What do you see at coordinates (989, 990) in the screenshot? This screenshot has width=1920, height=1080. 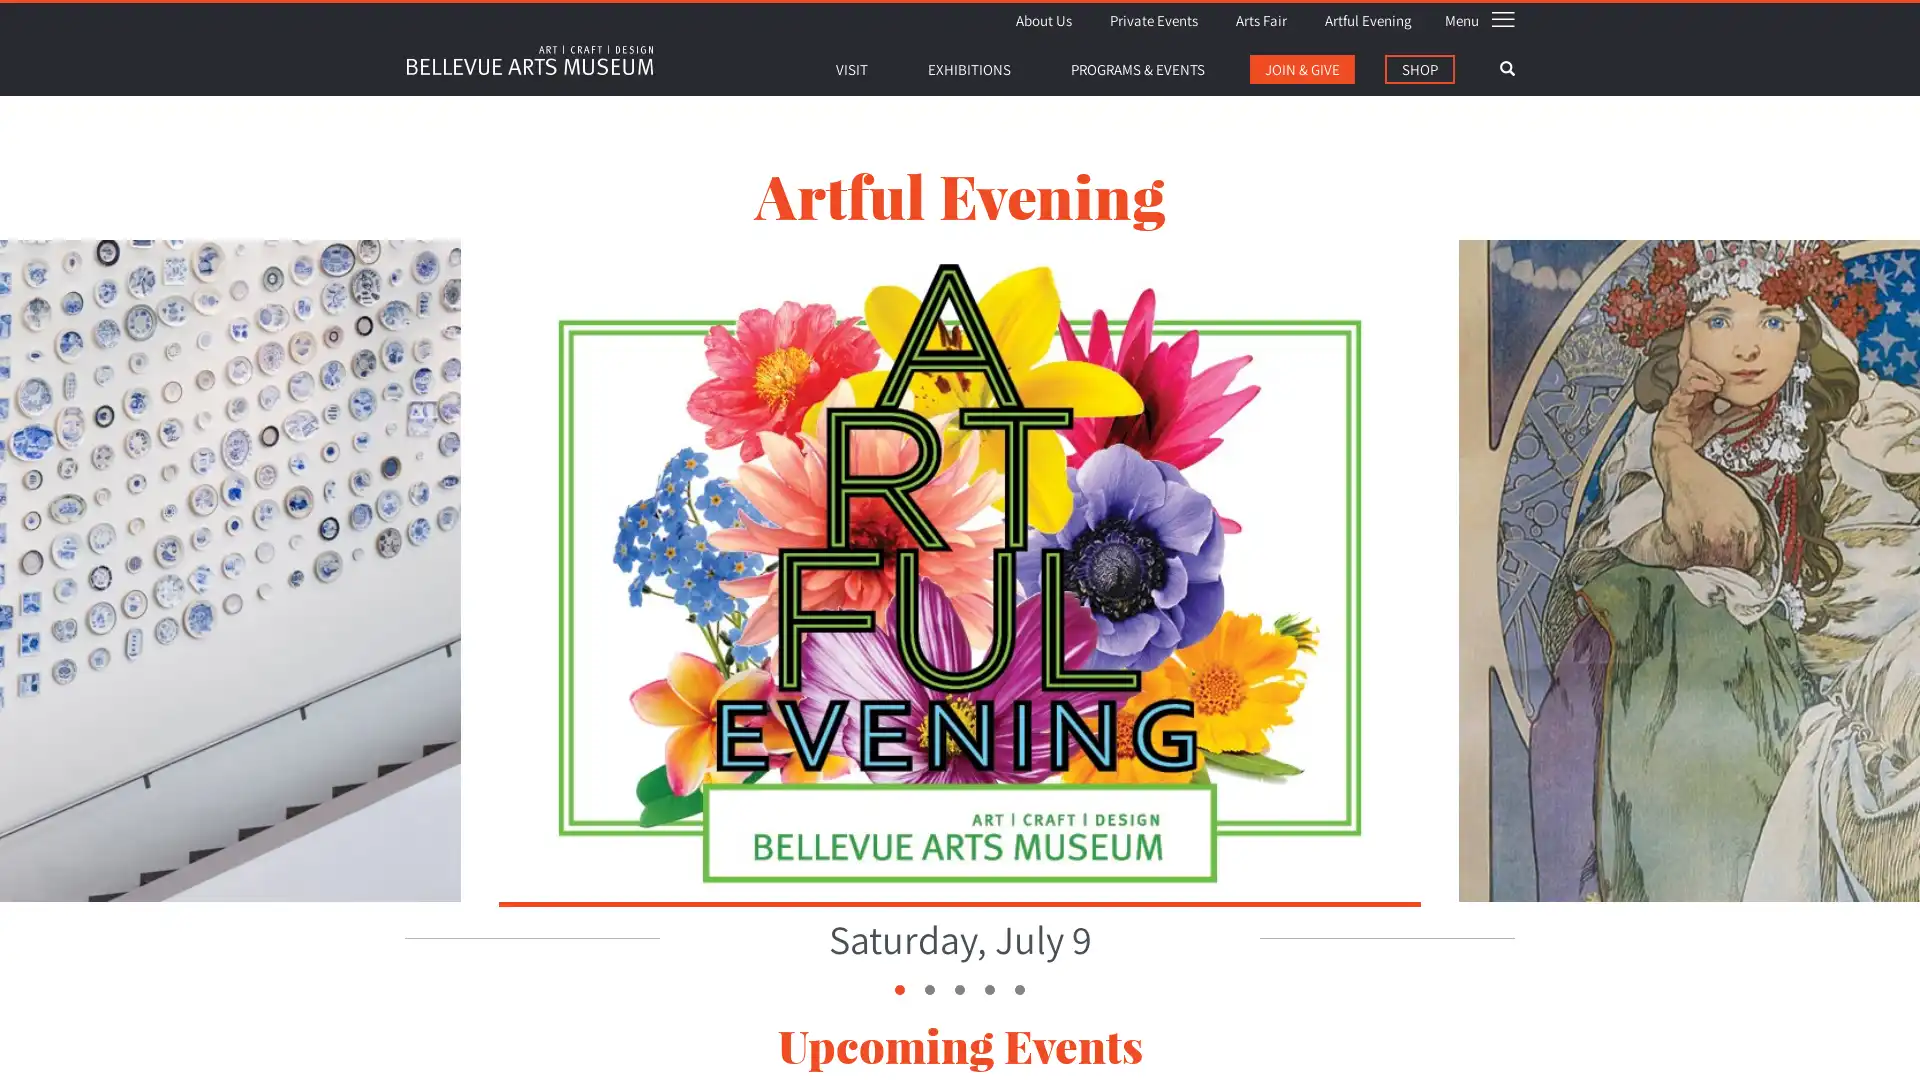 I see `4` at bounding box center [989, 990].